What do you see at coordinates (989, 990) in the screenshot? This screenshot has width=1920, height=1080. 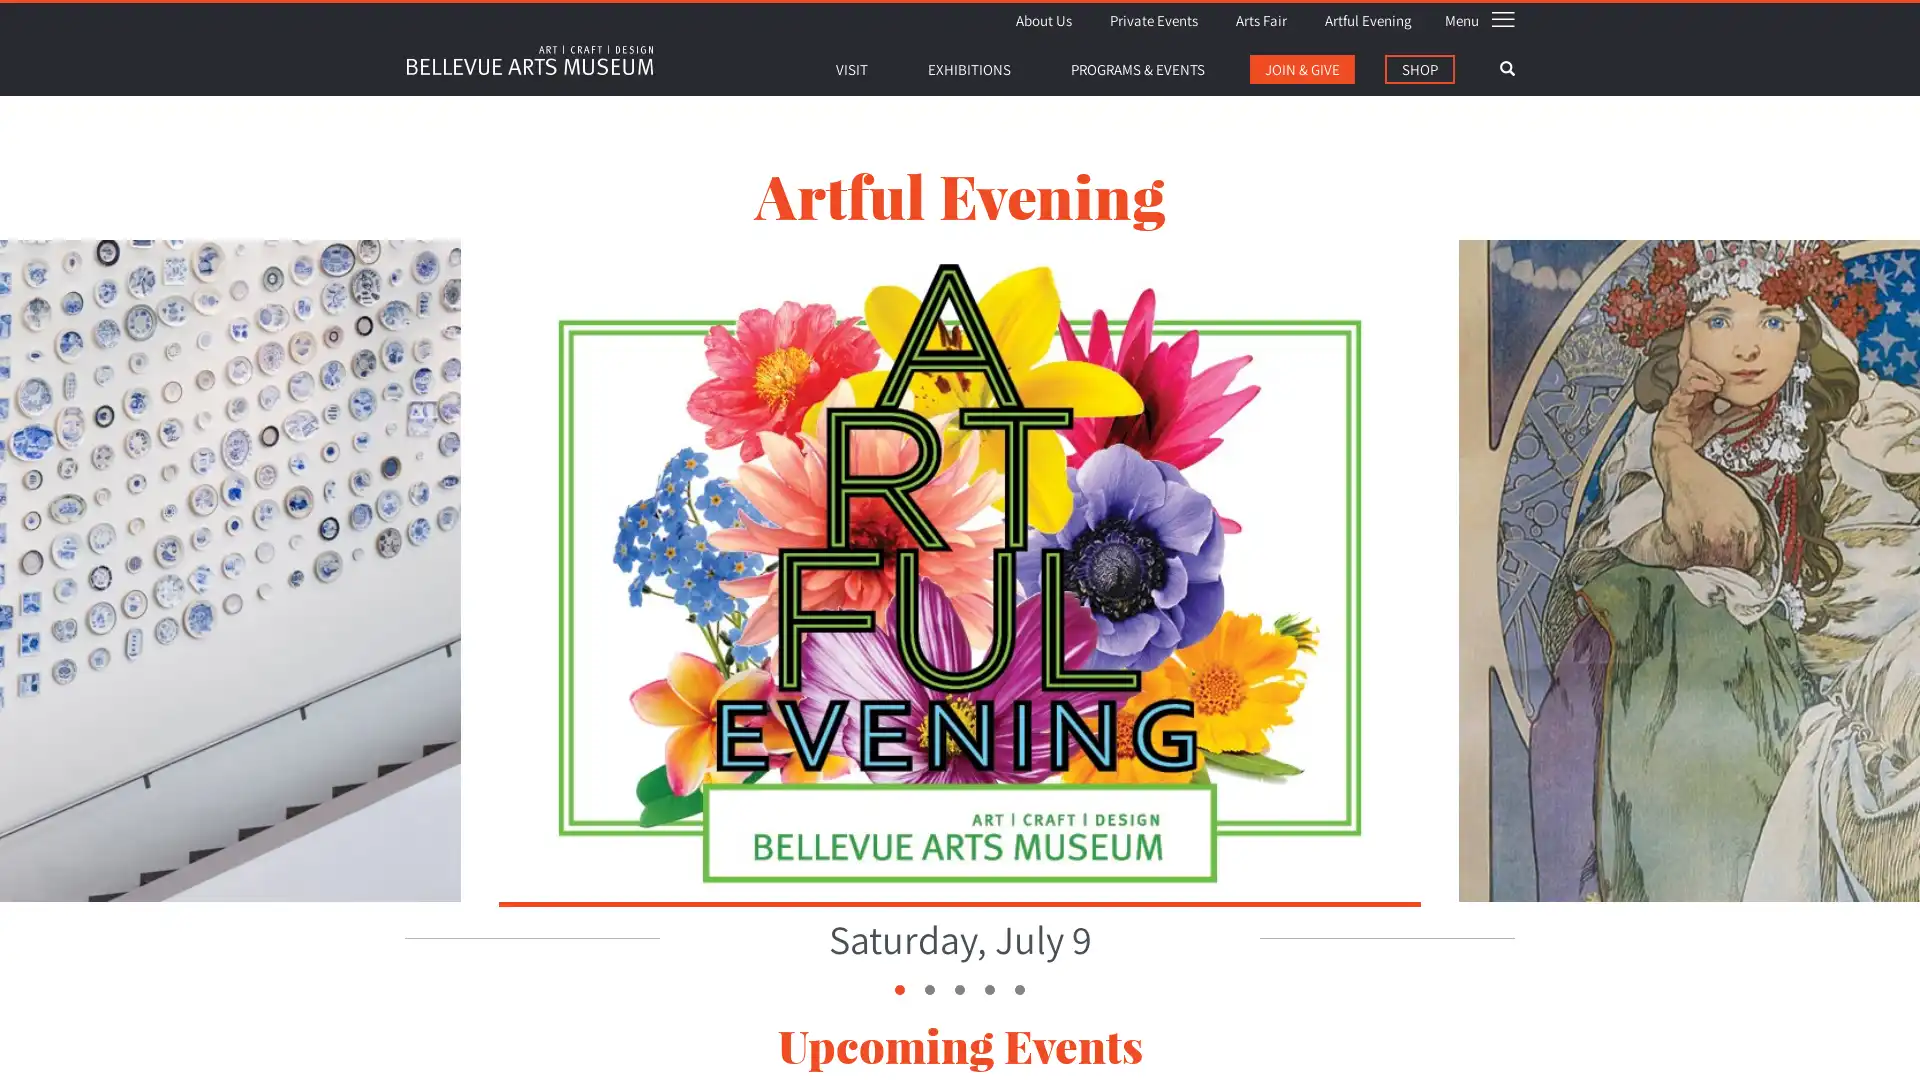 I see `4` at bounding box center [989, 990].